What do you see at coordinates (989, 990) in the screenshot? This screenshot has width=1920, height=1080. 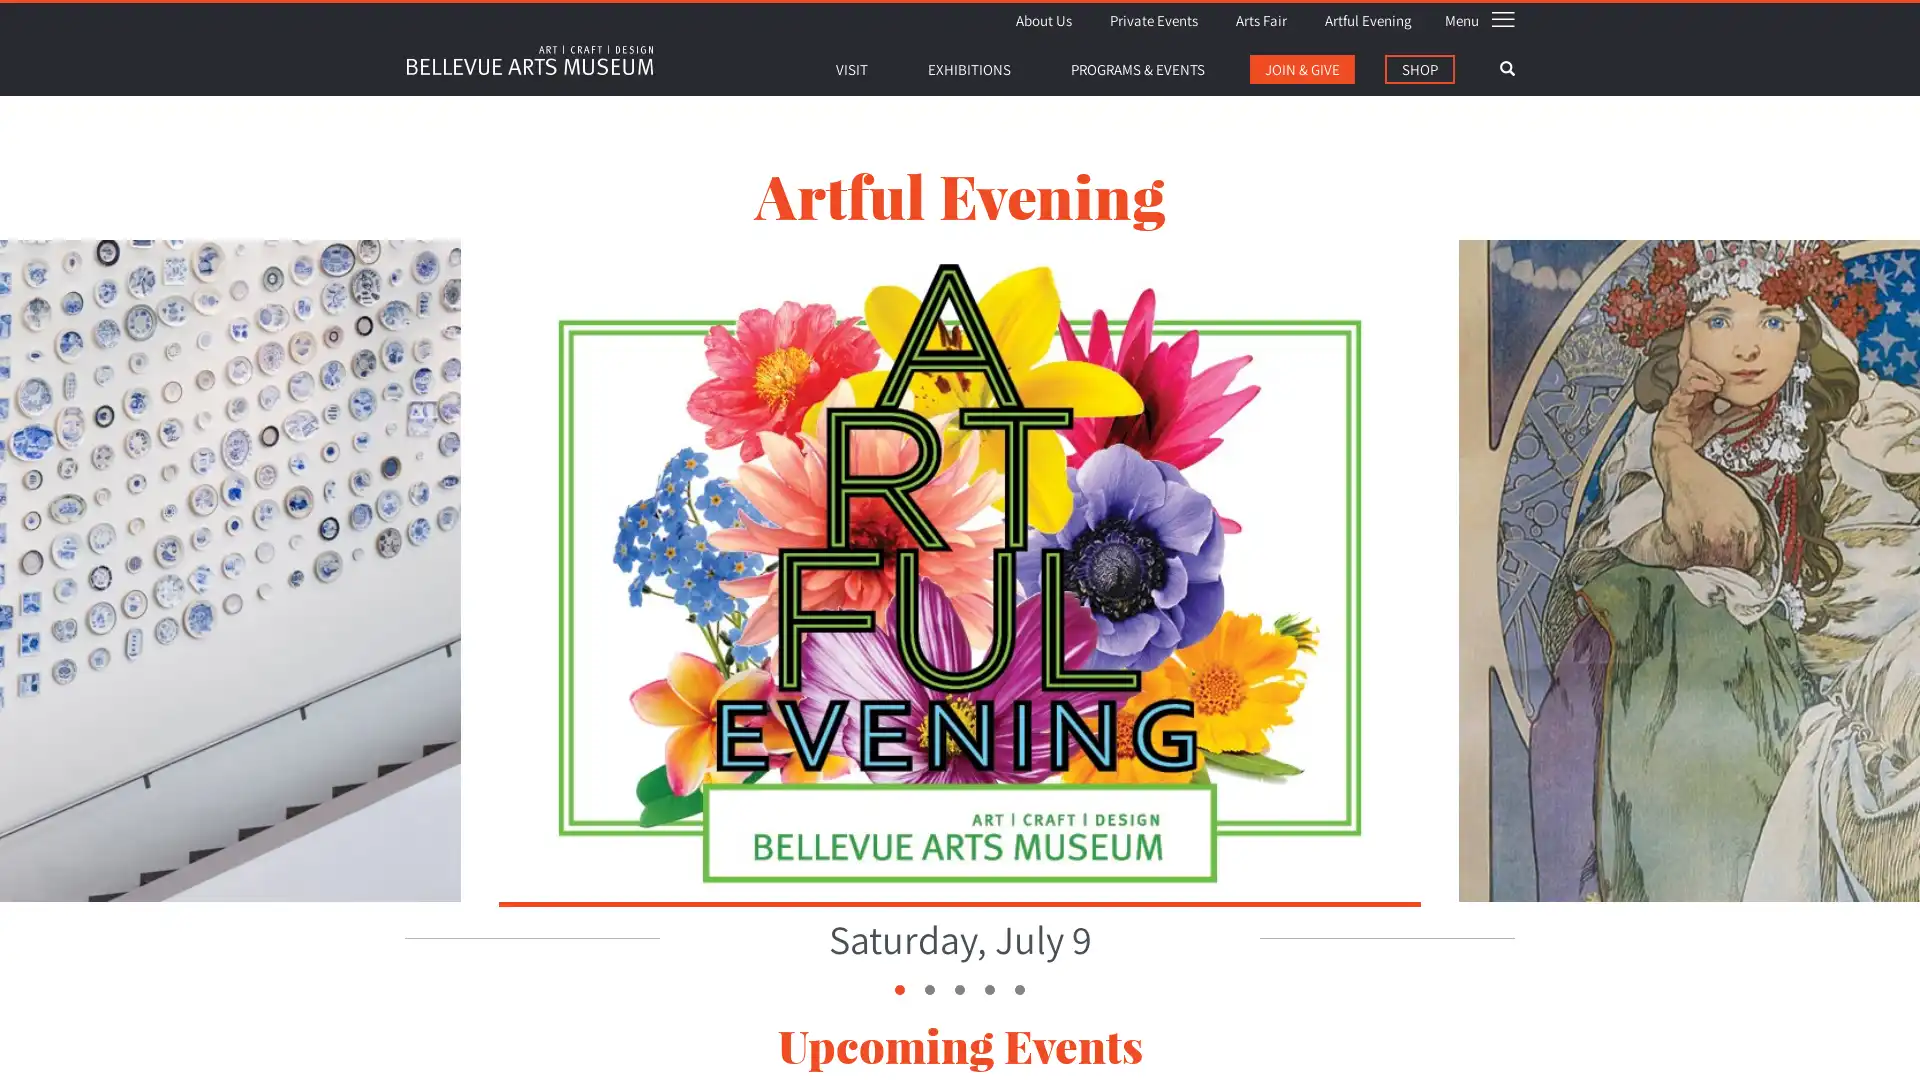 I see `4` at bounding box center [989, 990].